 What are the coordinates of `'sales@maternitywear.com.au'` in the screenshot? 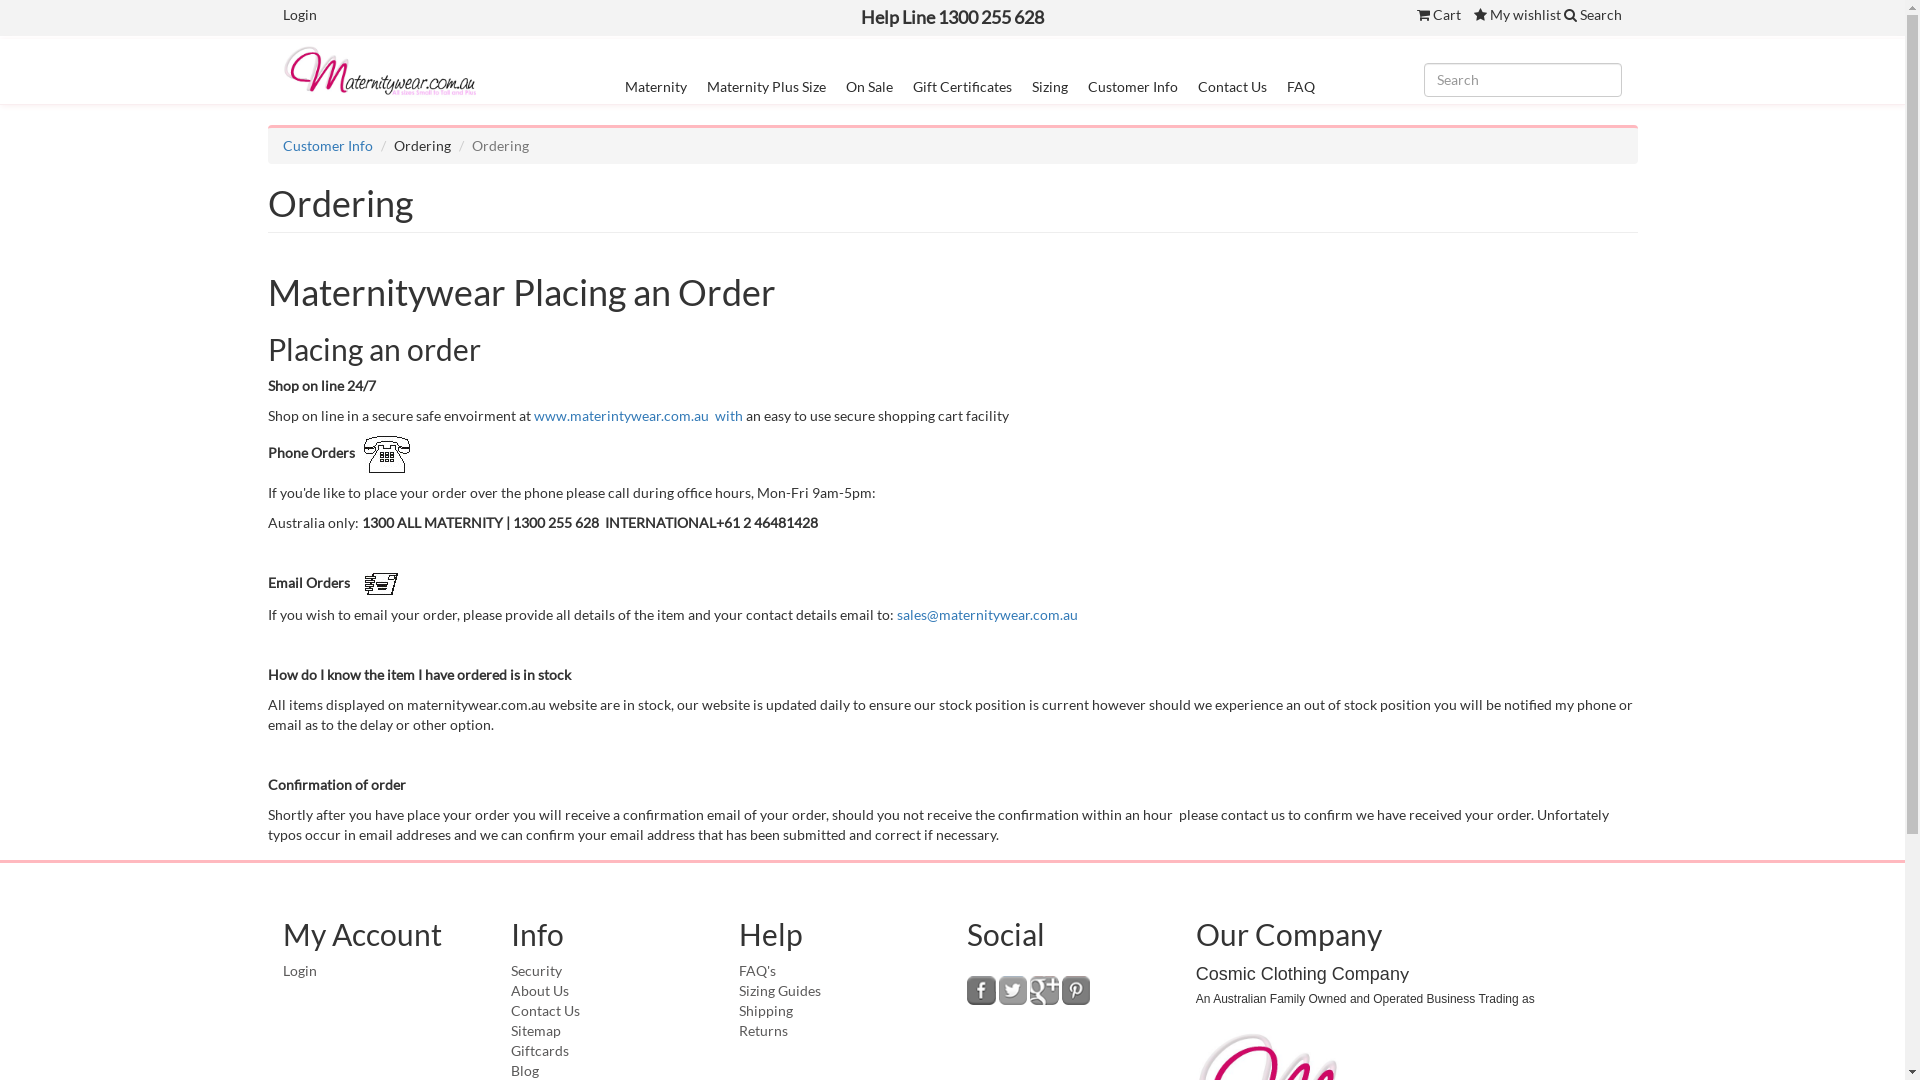 It's located at (986, 613).